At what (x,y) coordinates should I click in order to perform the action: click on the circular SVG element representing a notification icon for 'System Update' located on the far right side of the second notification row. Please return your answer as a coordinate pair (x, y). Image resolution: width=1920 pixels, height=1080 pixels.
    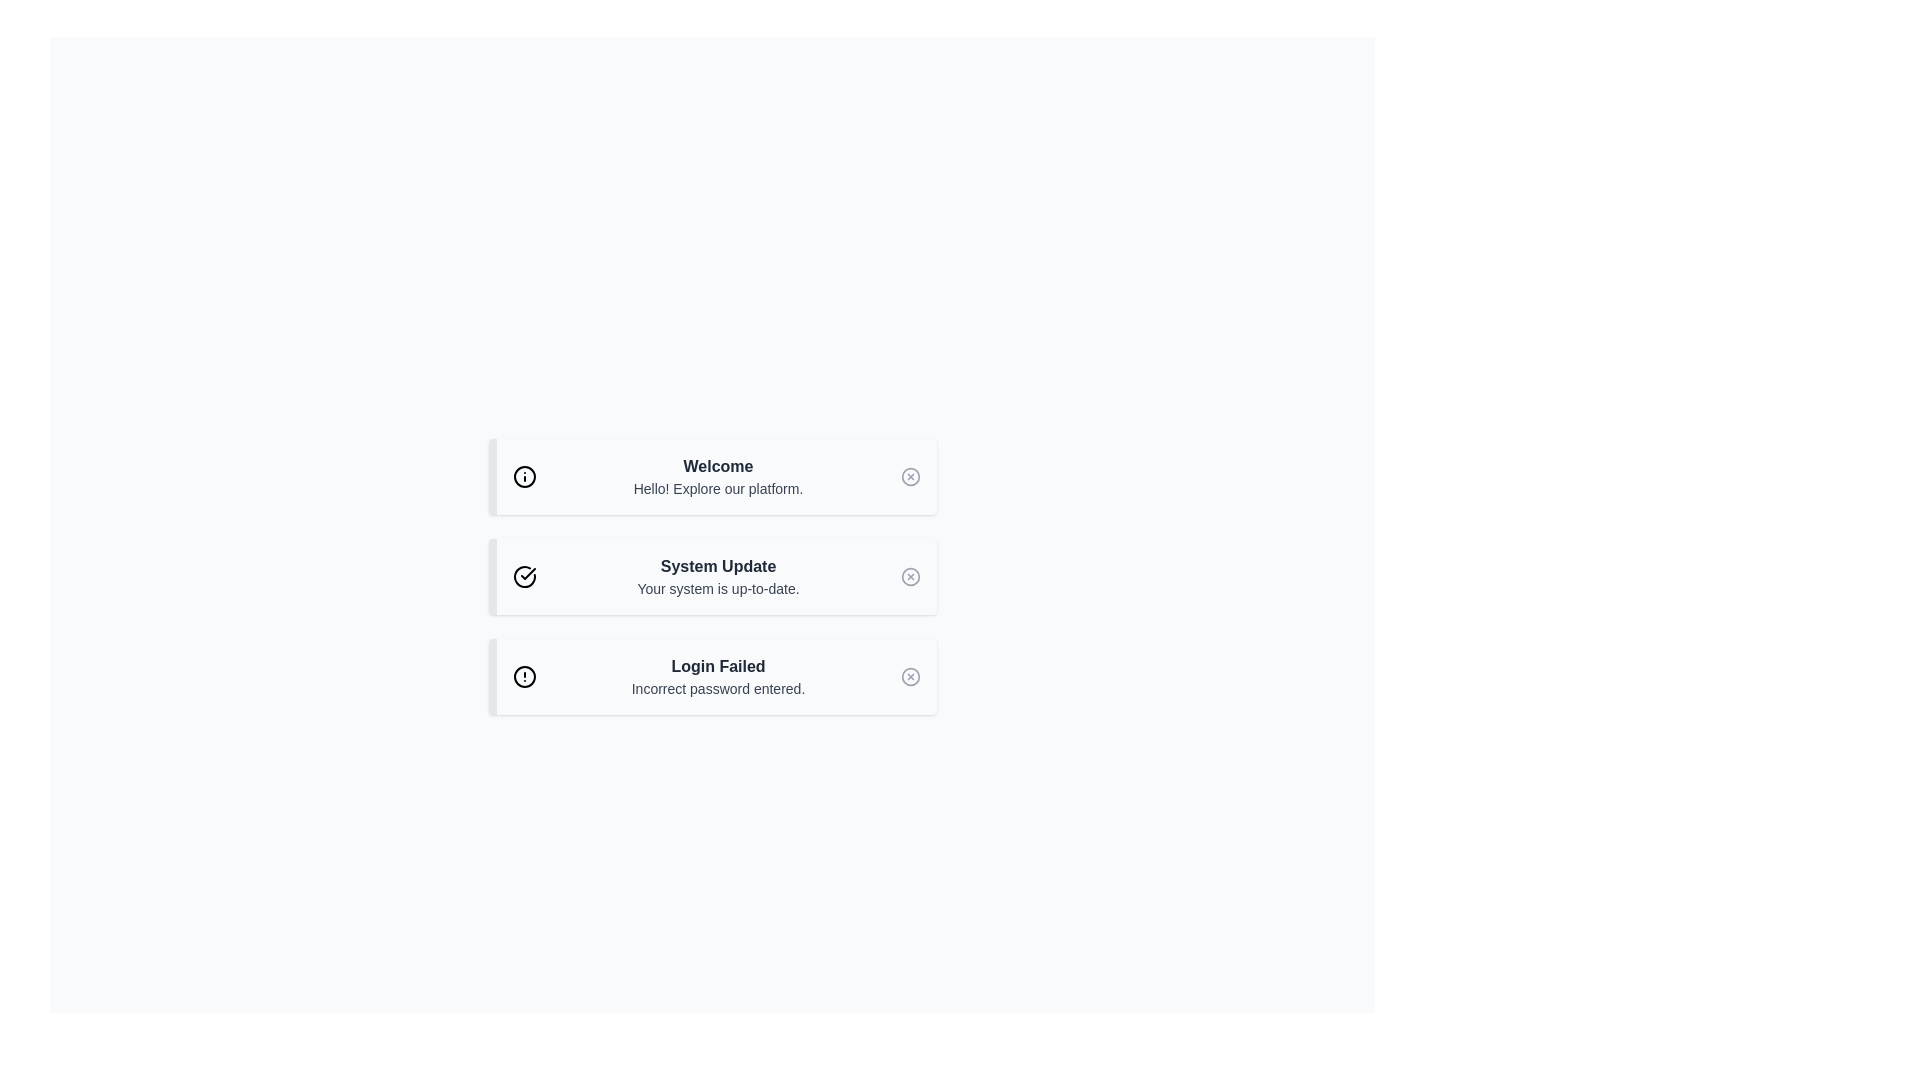
    Looking at the image, I should click on (909, 577).